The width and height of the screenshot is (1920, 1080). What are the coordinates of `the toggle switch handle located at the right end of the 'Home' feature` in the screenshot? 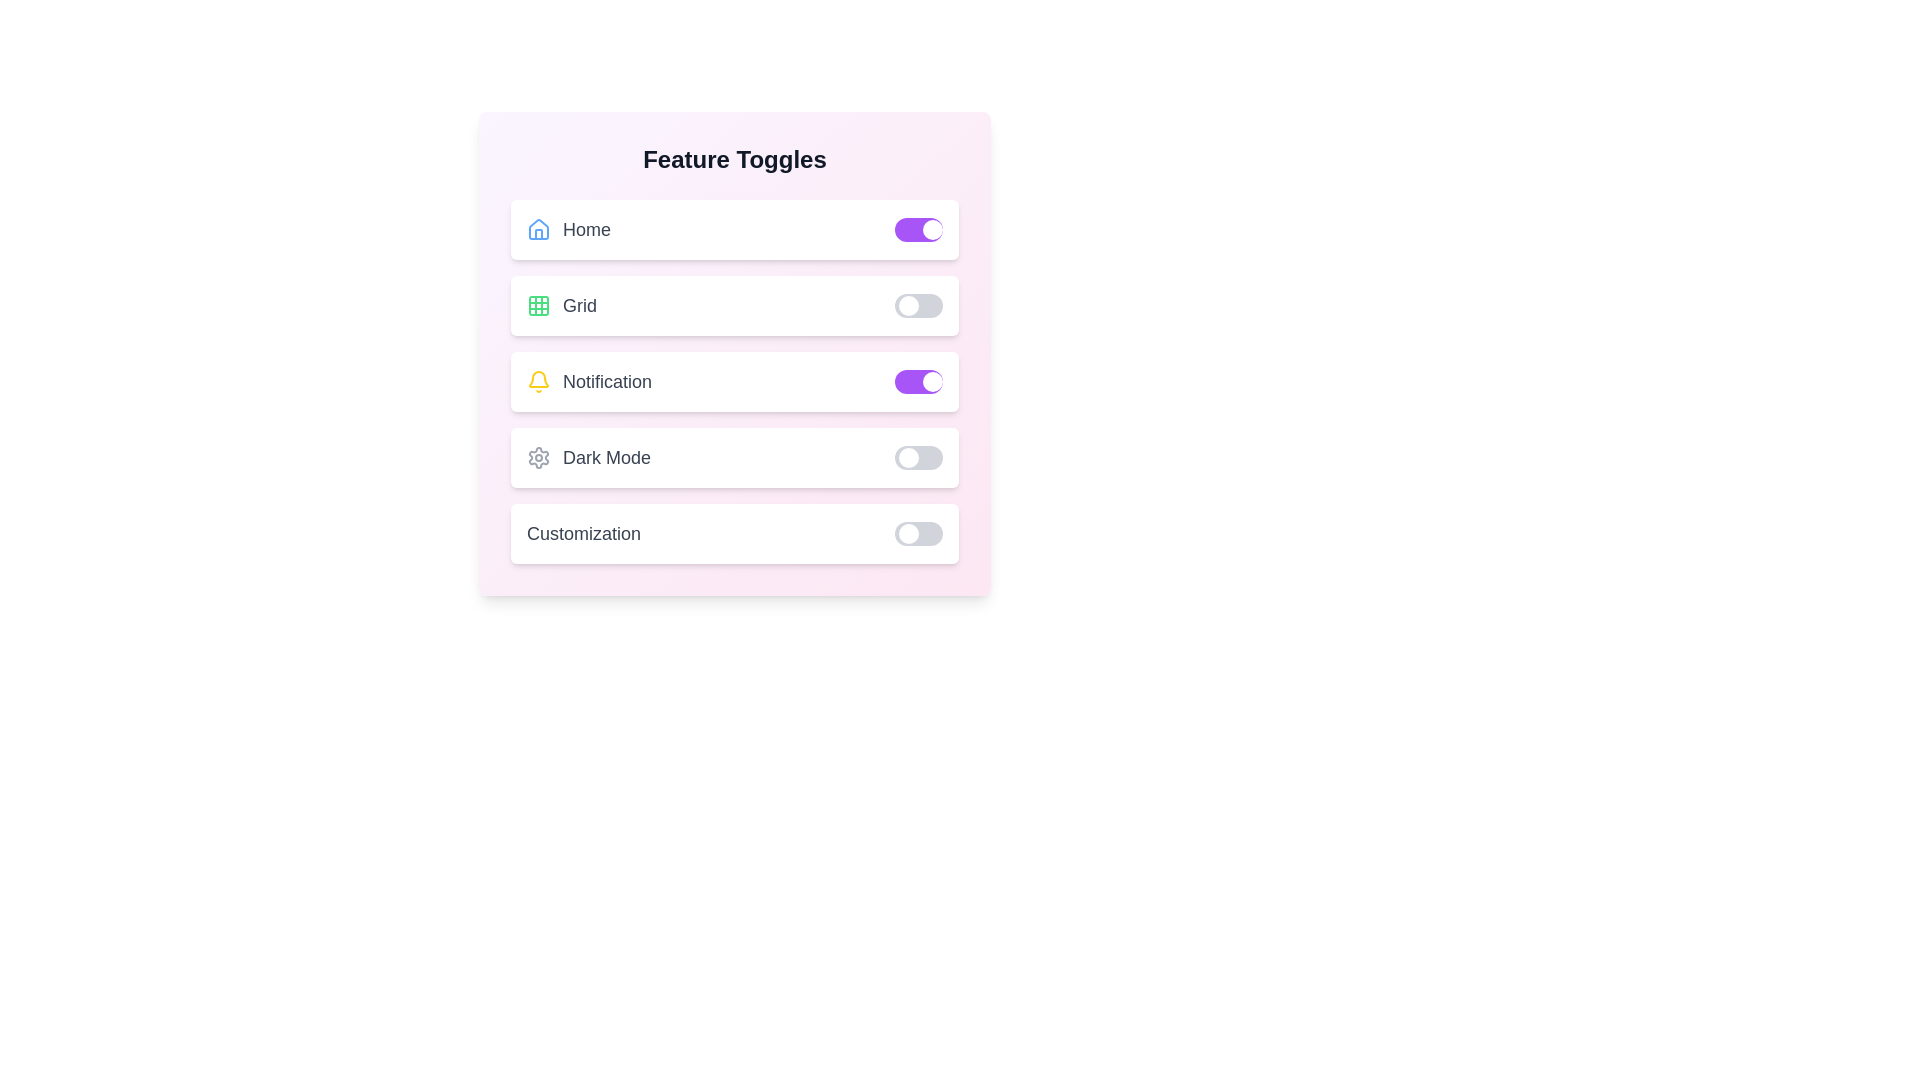 It's located at (931, 229).